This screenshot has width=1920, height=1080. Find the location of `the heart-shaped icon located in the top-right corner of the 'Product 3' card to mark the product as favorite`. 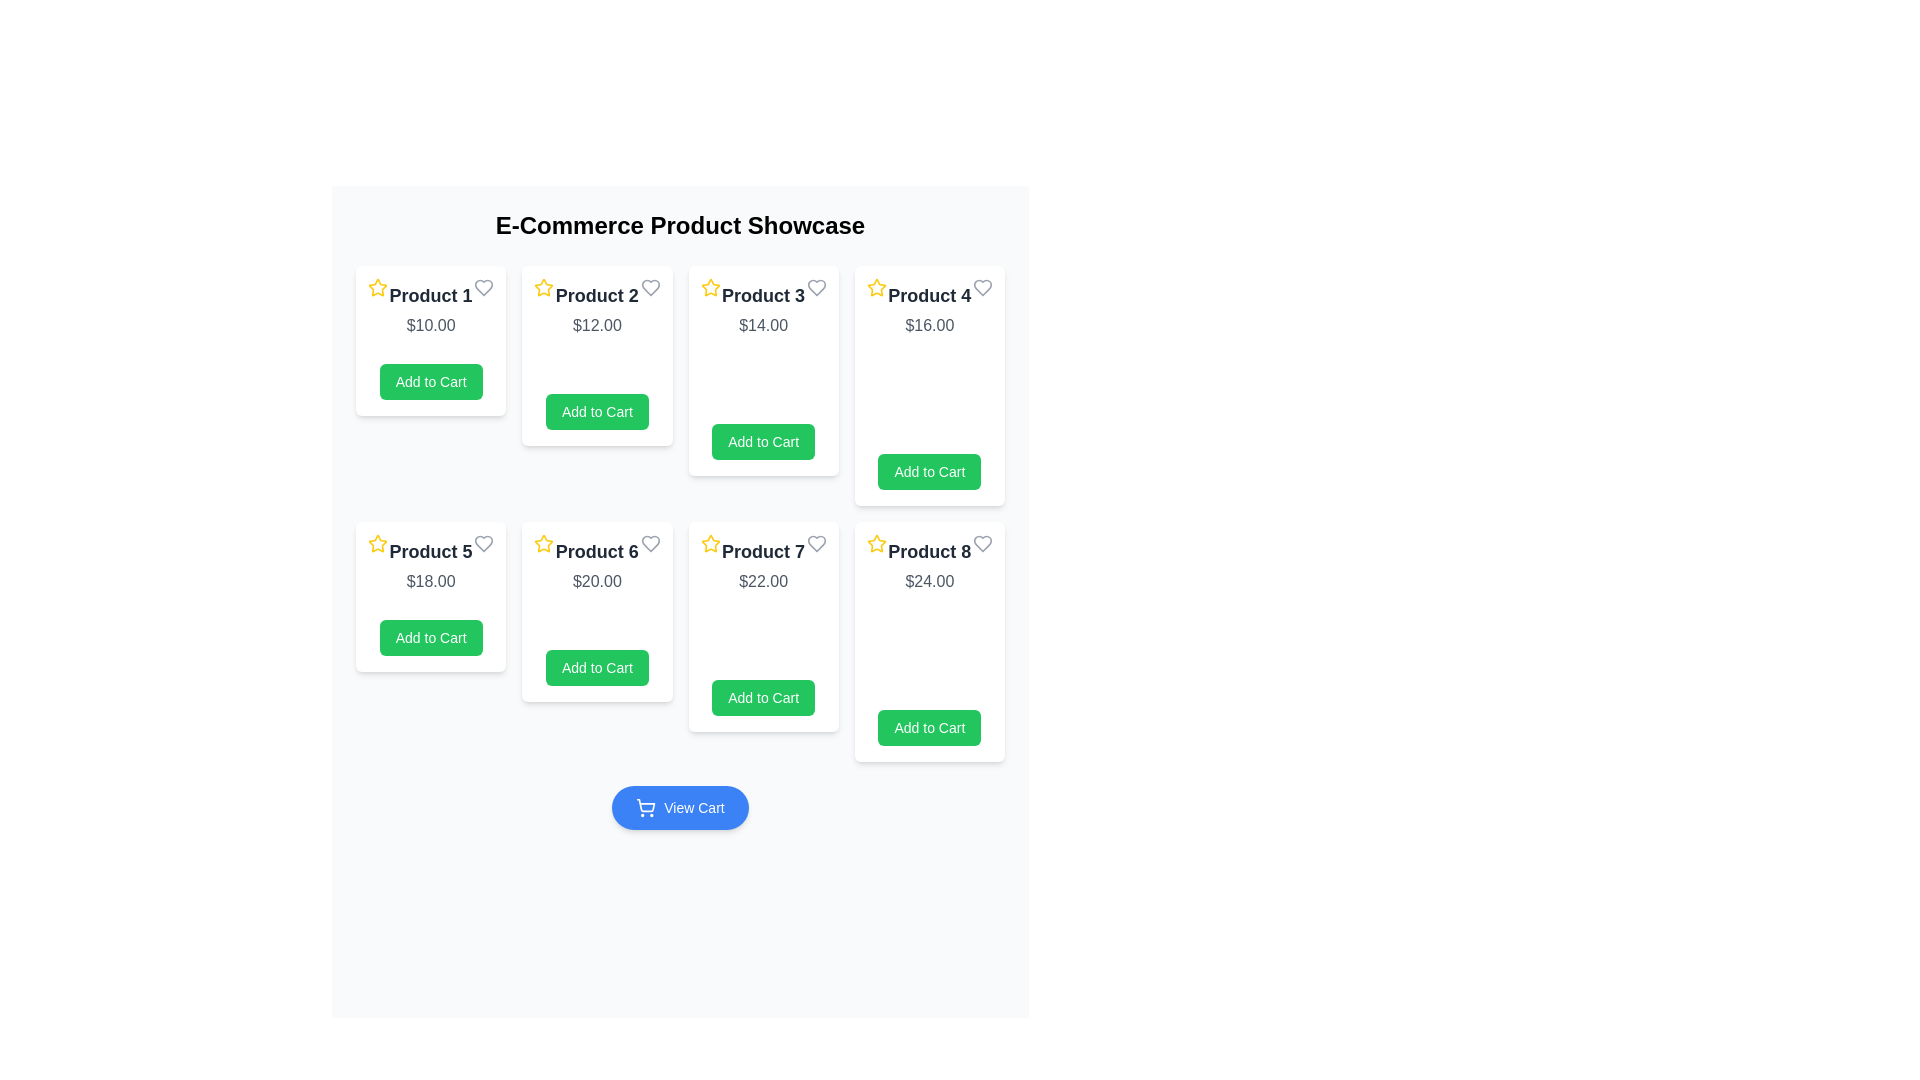

the heart-shaped icon located in the top-right corner of the 'Product 3' card to mark the product as favorite is located at coordinates (816, 288).